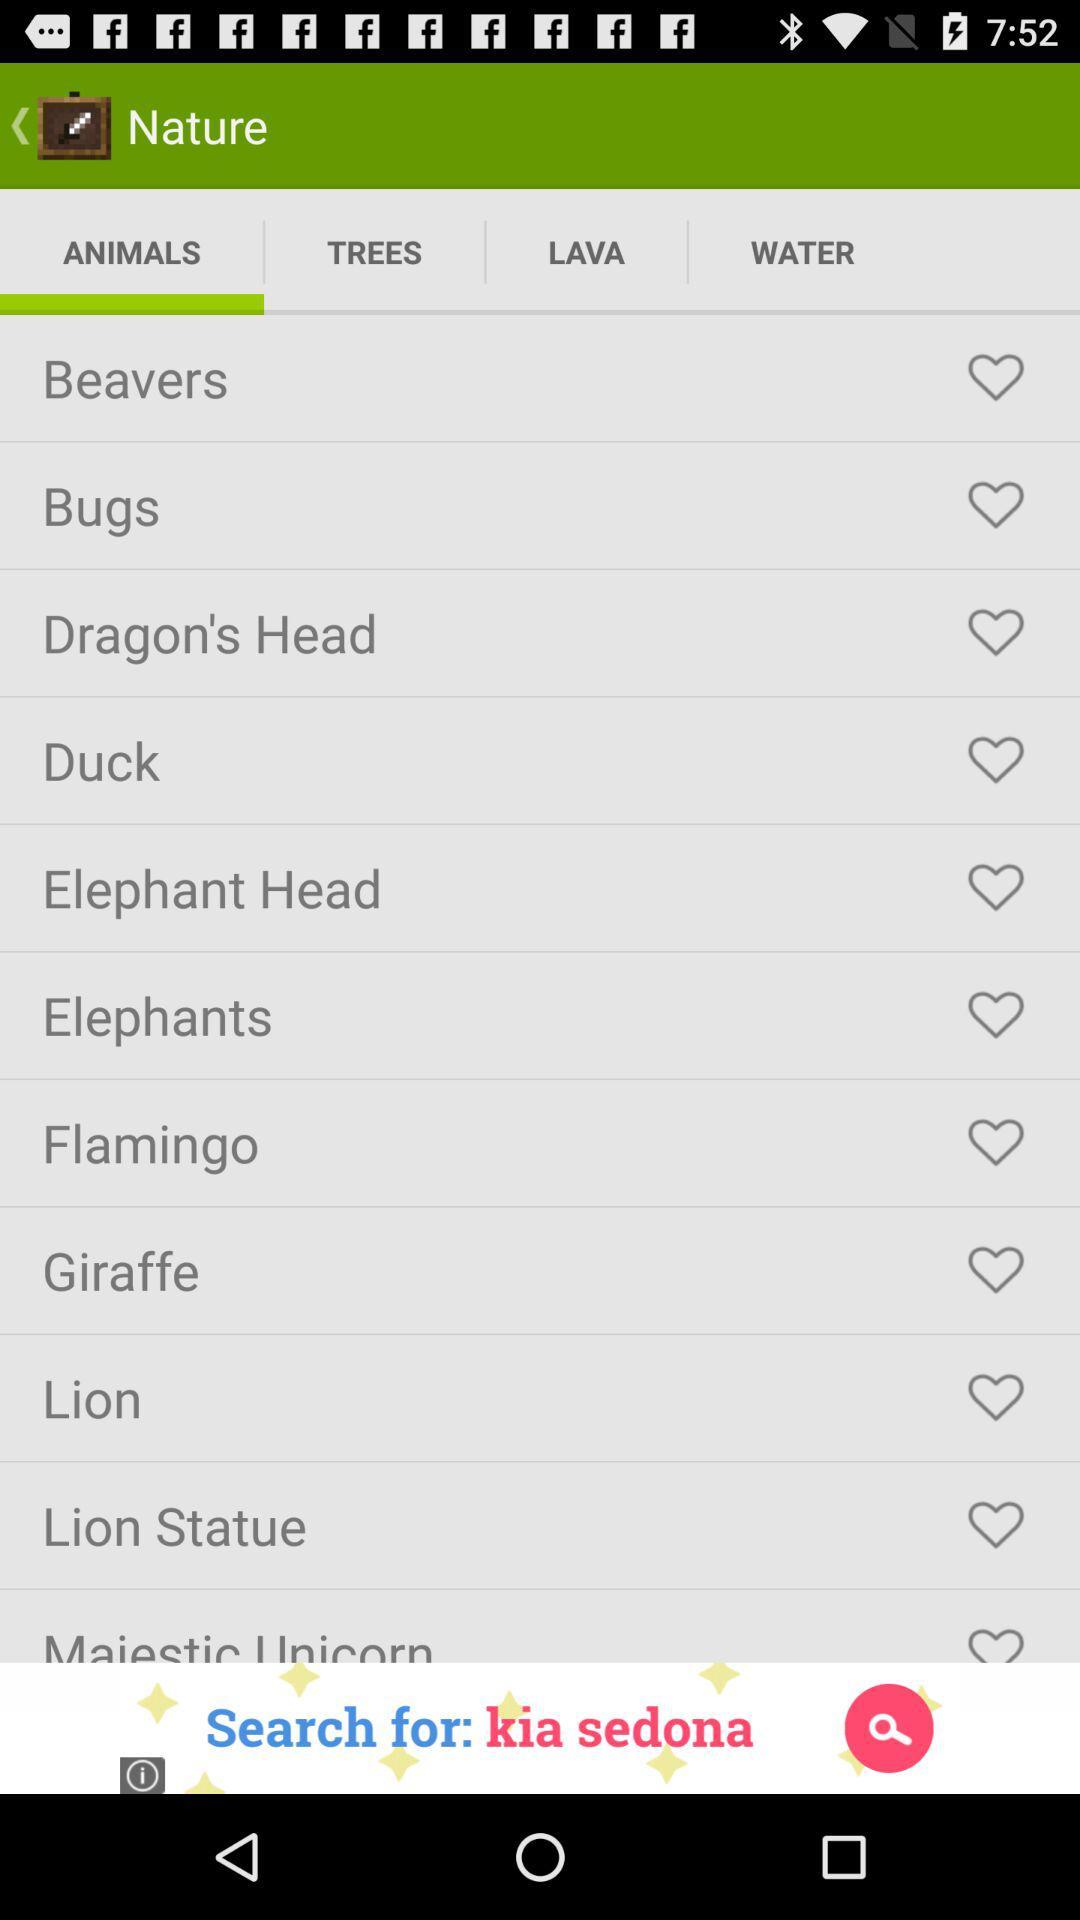  What do you see at coordinates (995, 1142) in the screenshot?
I see `to favorites` at bounding box center [995, 1142].